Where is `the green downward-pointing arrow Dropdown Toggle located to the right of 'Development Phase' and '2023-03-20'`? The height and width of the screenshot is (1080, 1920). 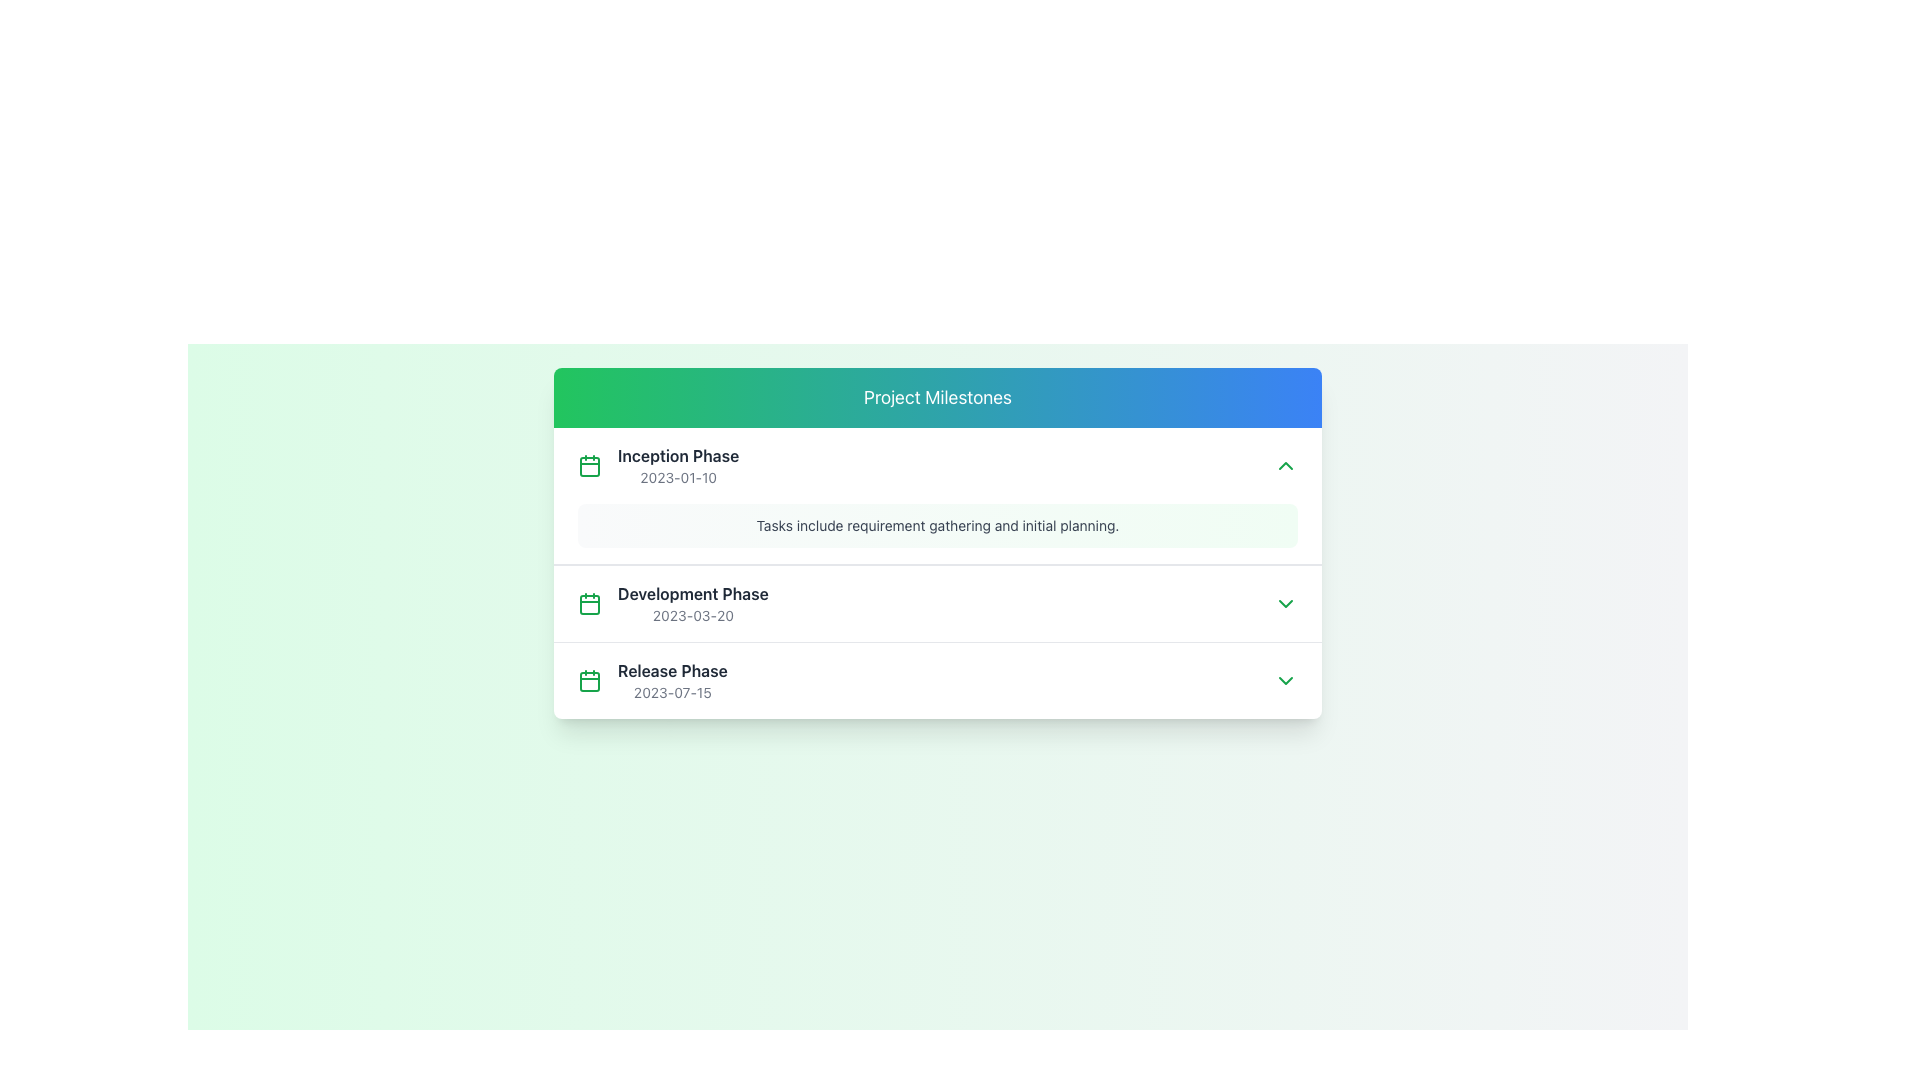
the green downward-pointing arrow Dropdown Toggle located to the right of 'Development Phase' and '2023-03-20' is located at coordinates (1286, 603).